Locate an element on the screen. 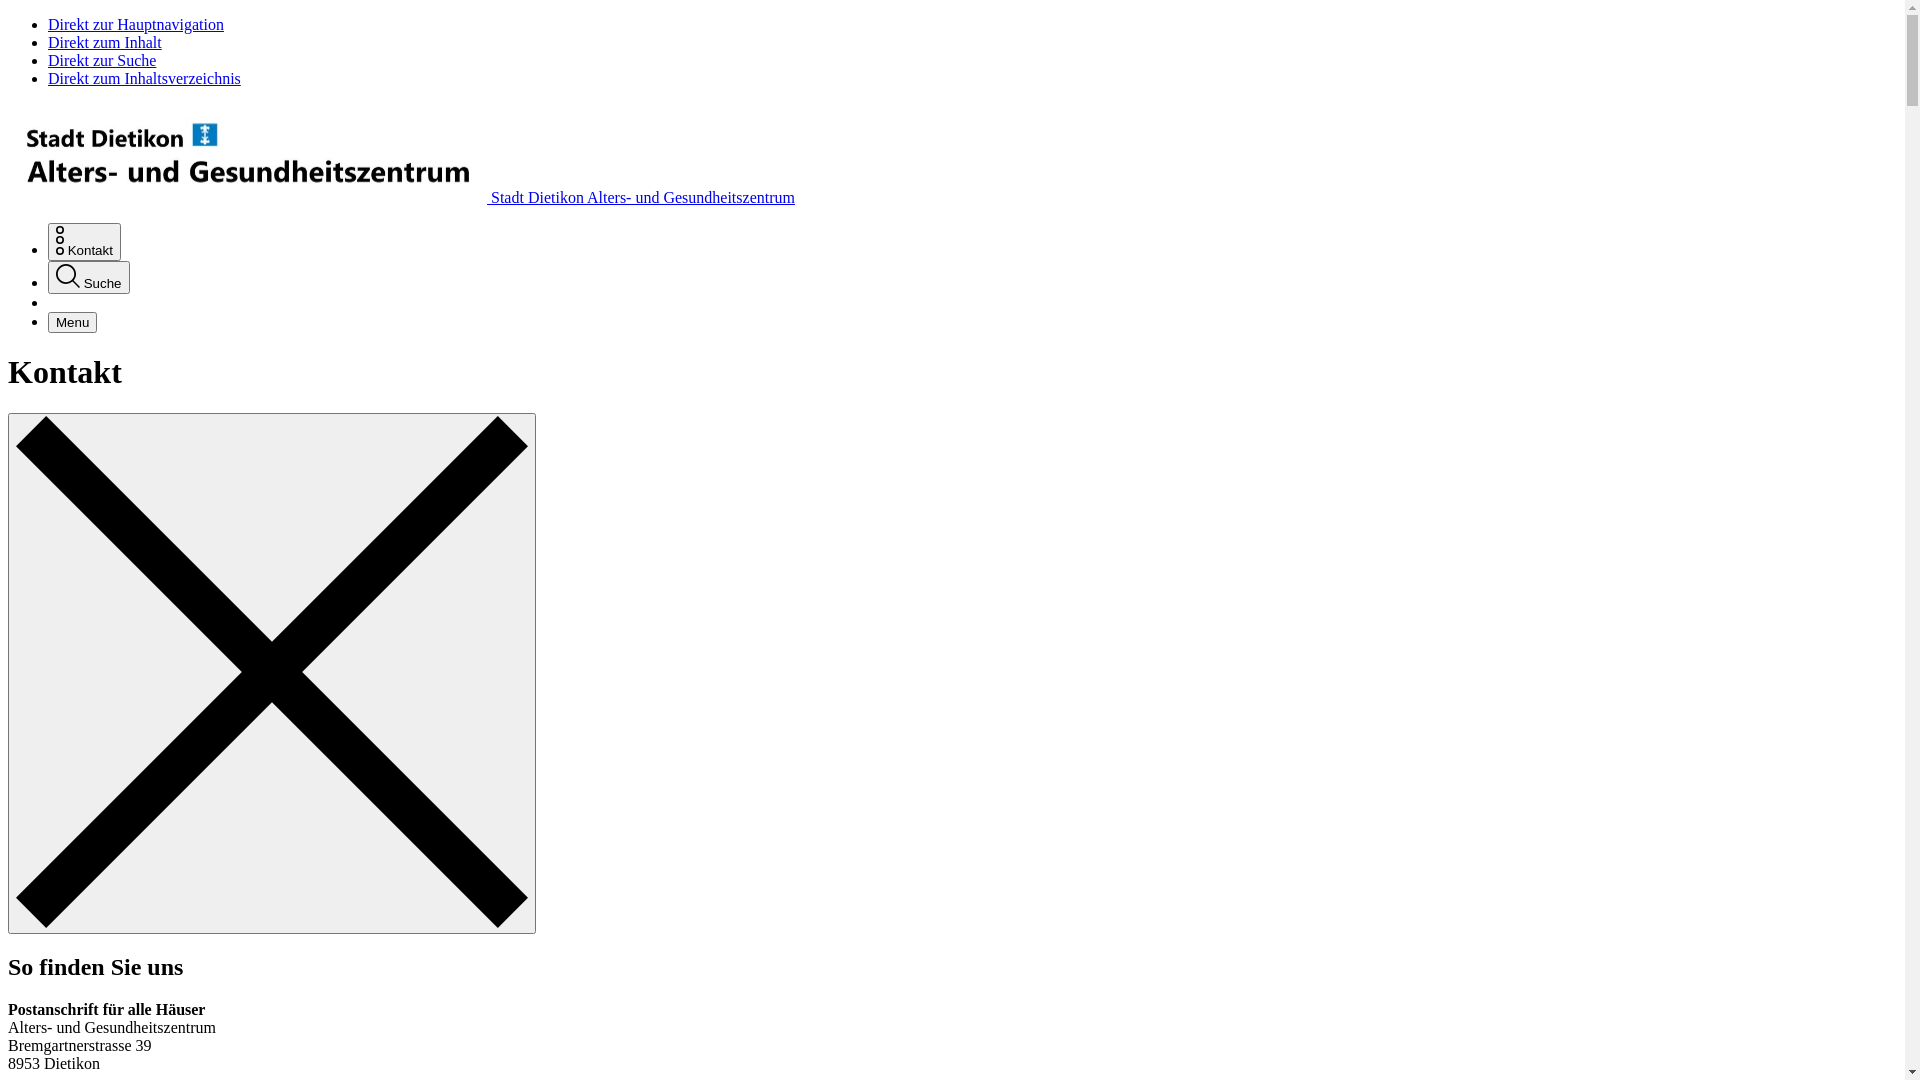 The height and width of the screenshot is (1080, 1920). 'Kontakt' is located at coordinates (83, 241).